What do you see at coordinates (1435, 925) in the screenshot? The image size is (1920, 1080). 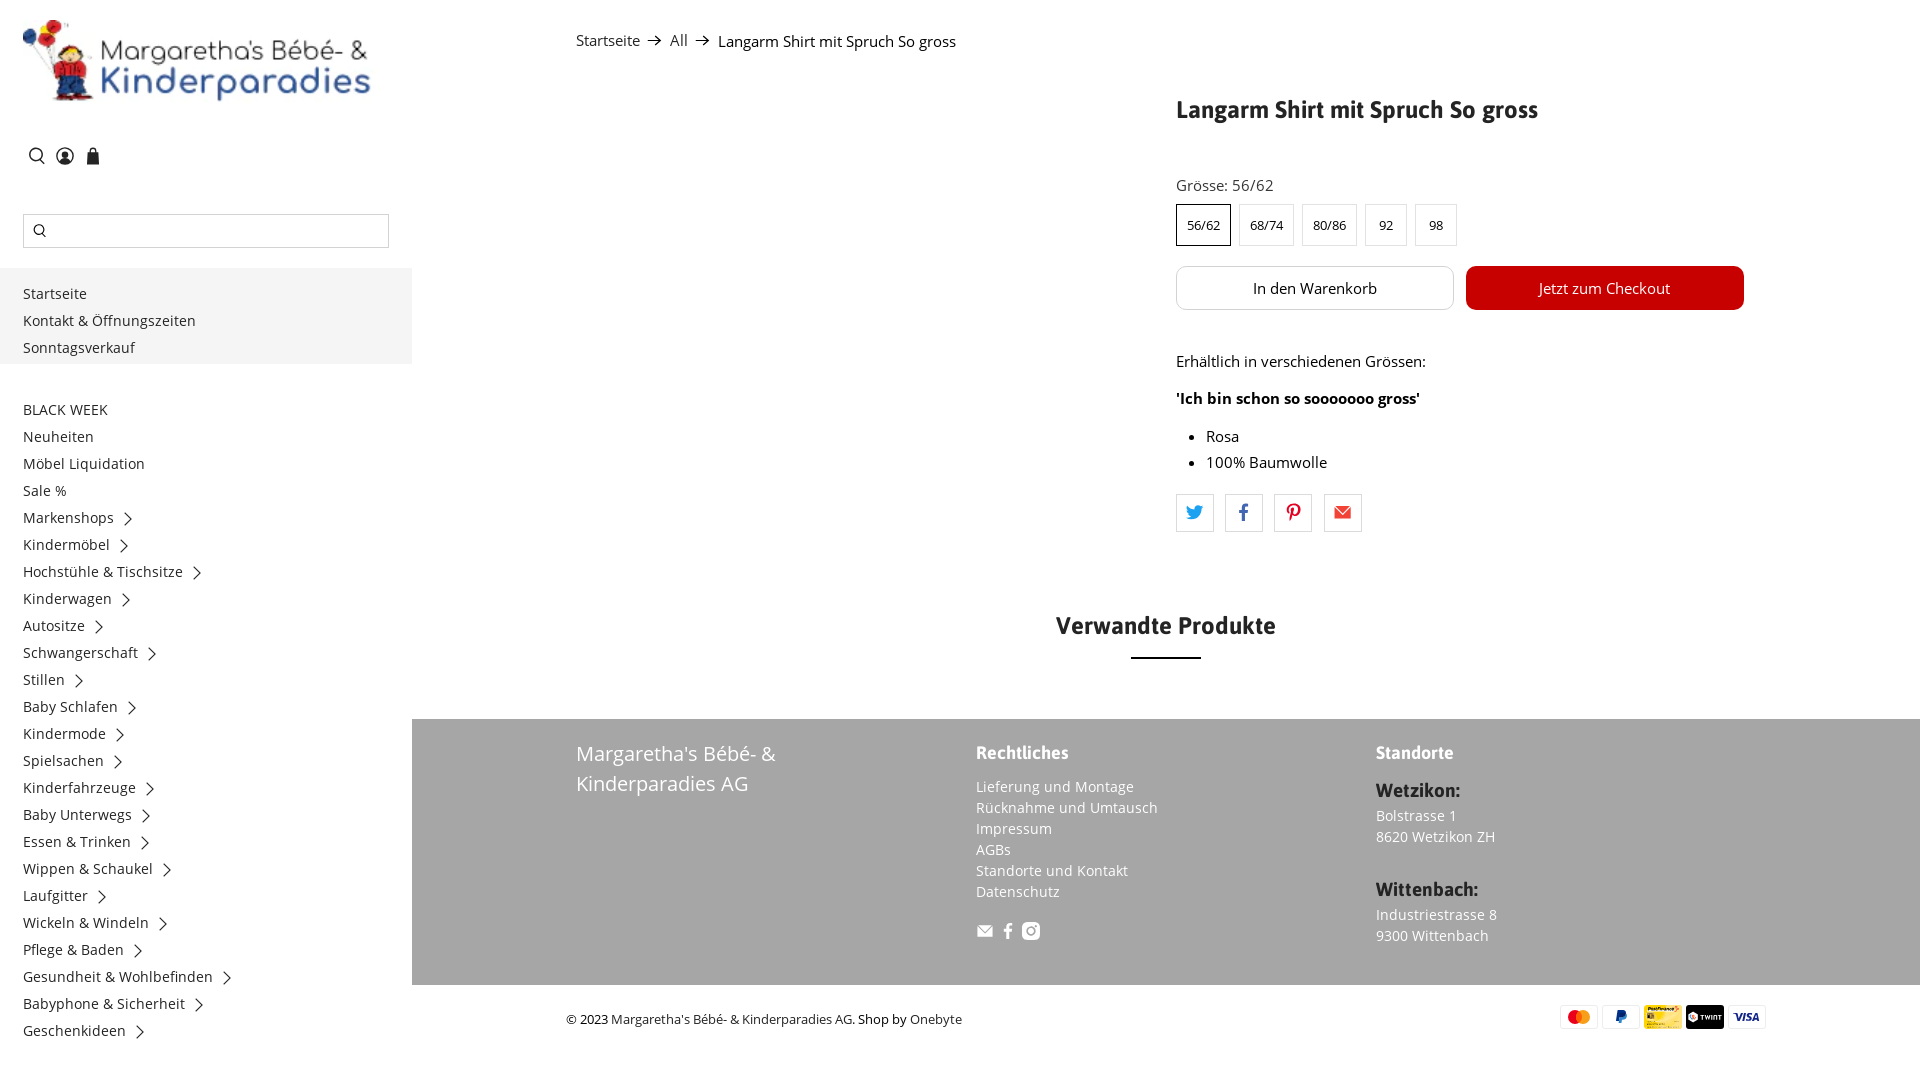 I see `'Industriestrasse 8` at bounding box center [1435, 925].